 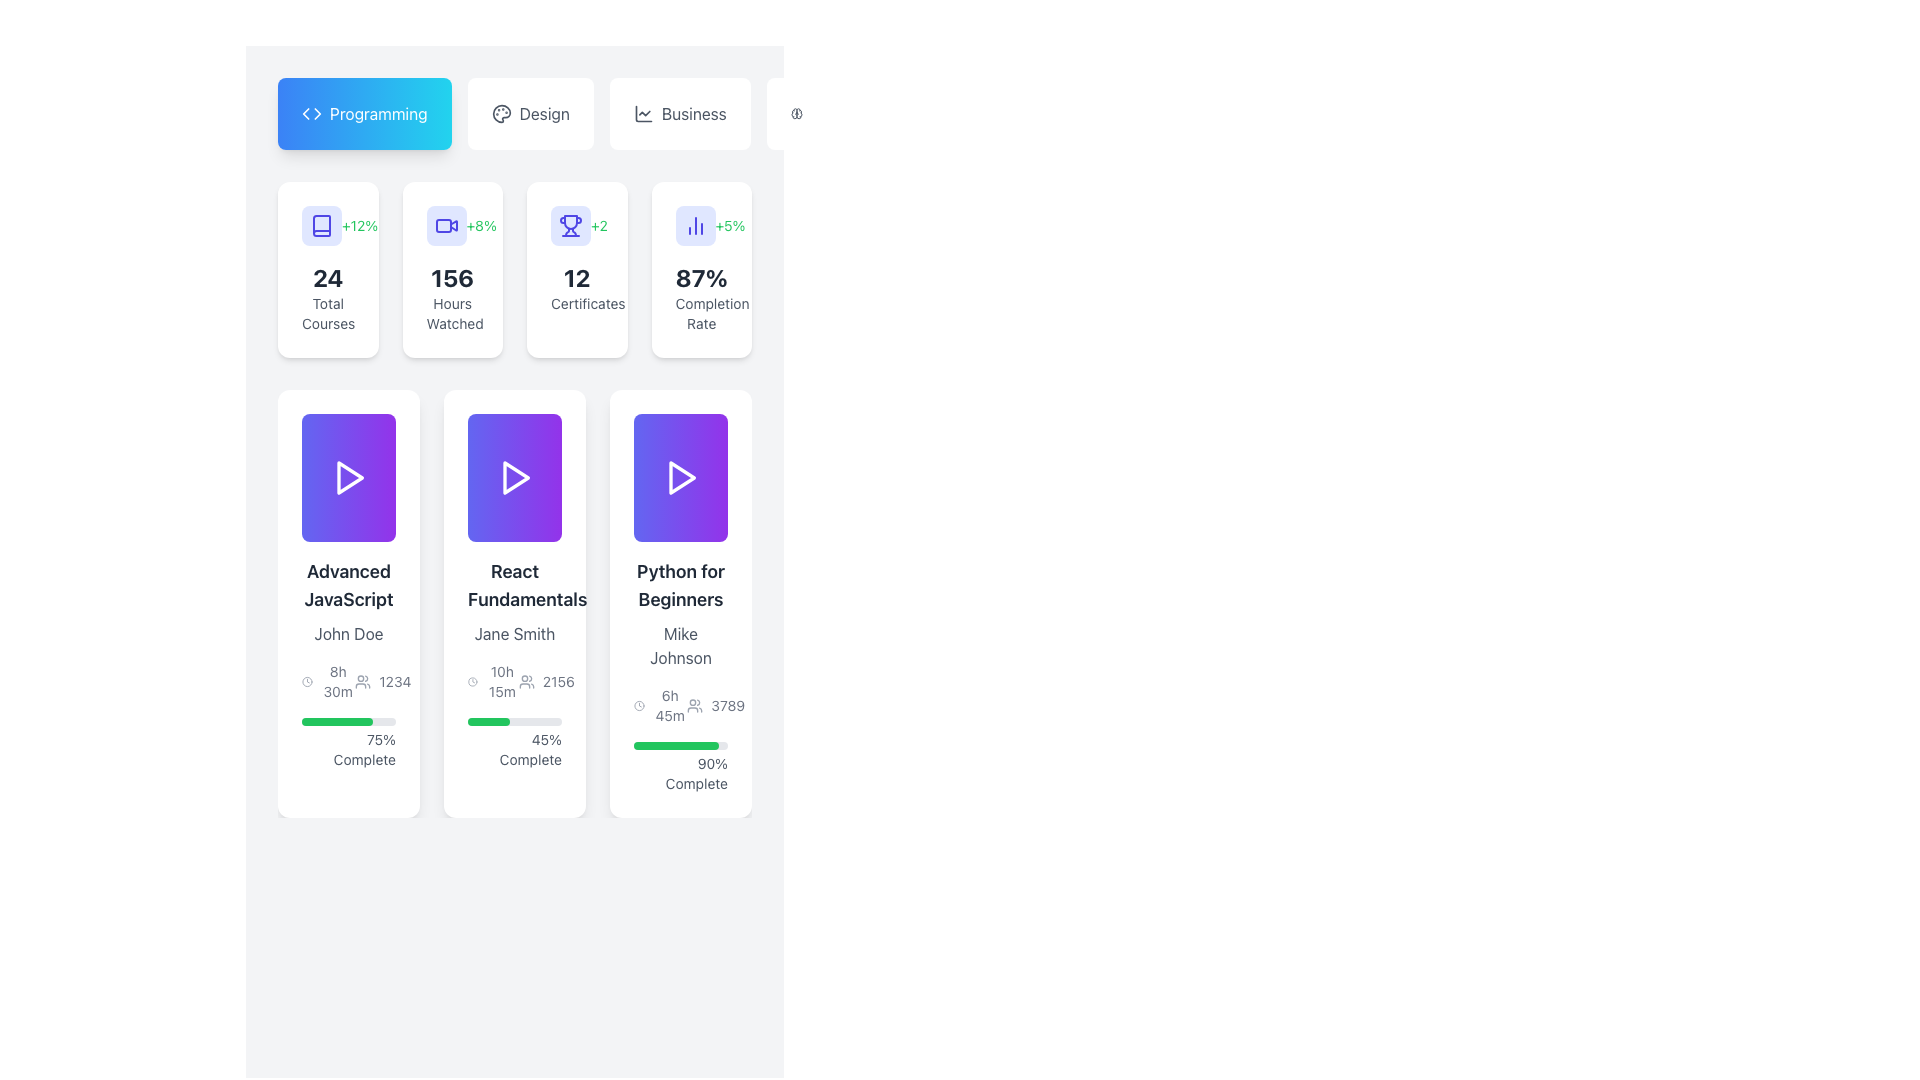 What do you see at coordinates (349, 478) in the screenshot?
I see `the triangular 'play' icon with a white outline located in the center of the first card under the 'Programming' tab, above the text 'Advanced JavaScript' to possibly play related content` at bounding box center [349, 478].